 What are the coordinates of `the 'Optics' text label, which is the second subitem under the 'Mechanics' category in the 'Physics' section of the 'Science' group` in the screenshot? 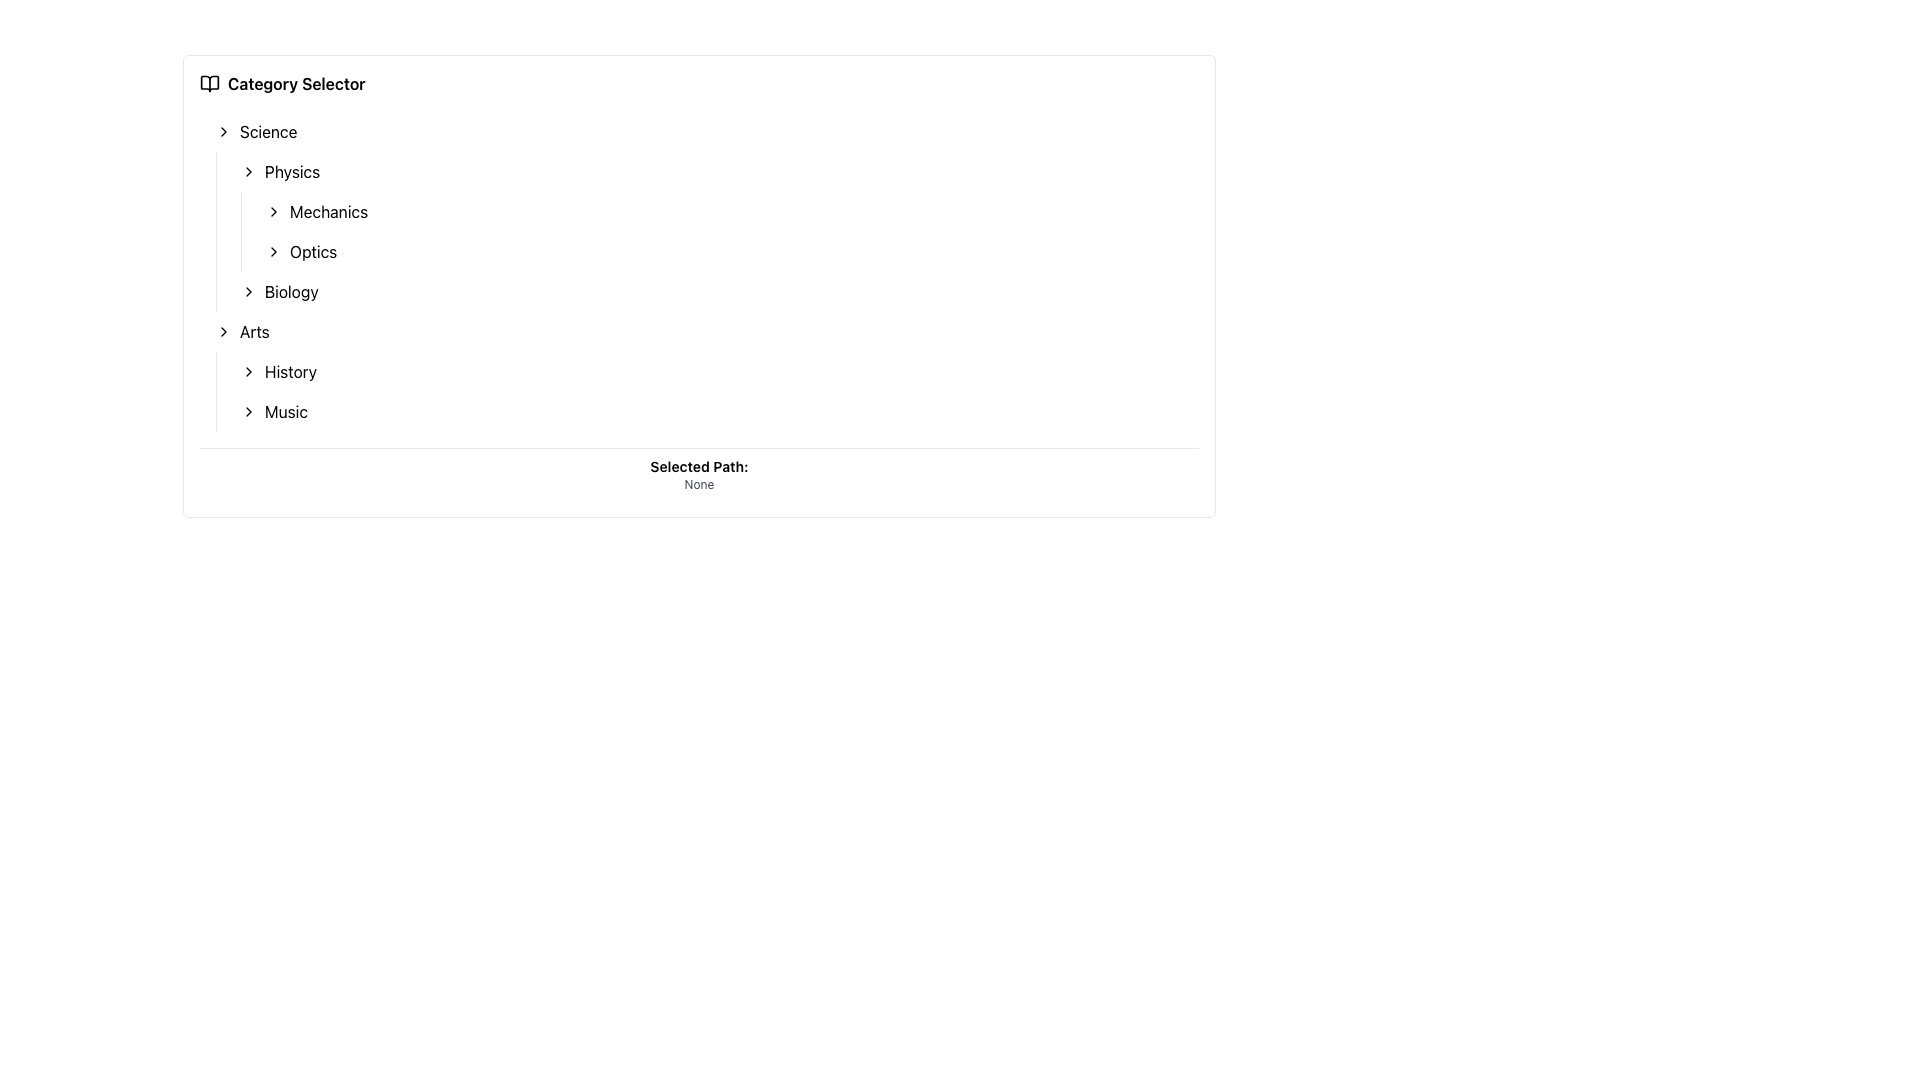 It's located at (312, 250).